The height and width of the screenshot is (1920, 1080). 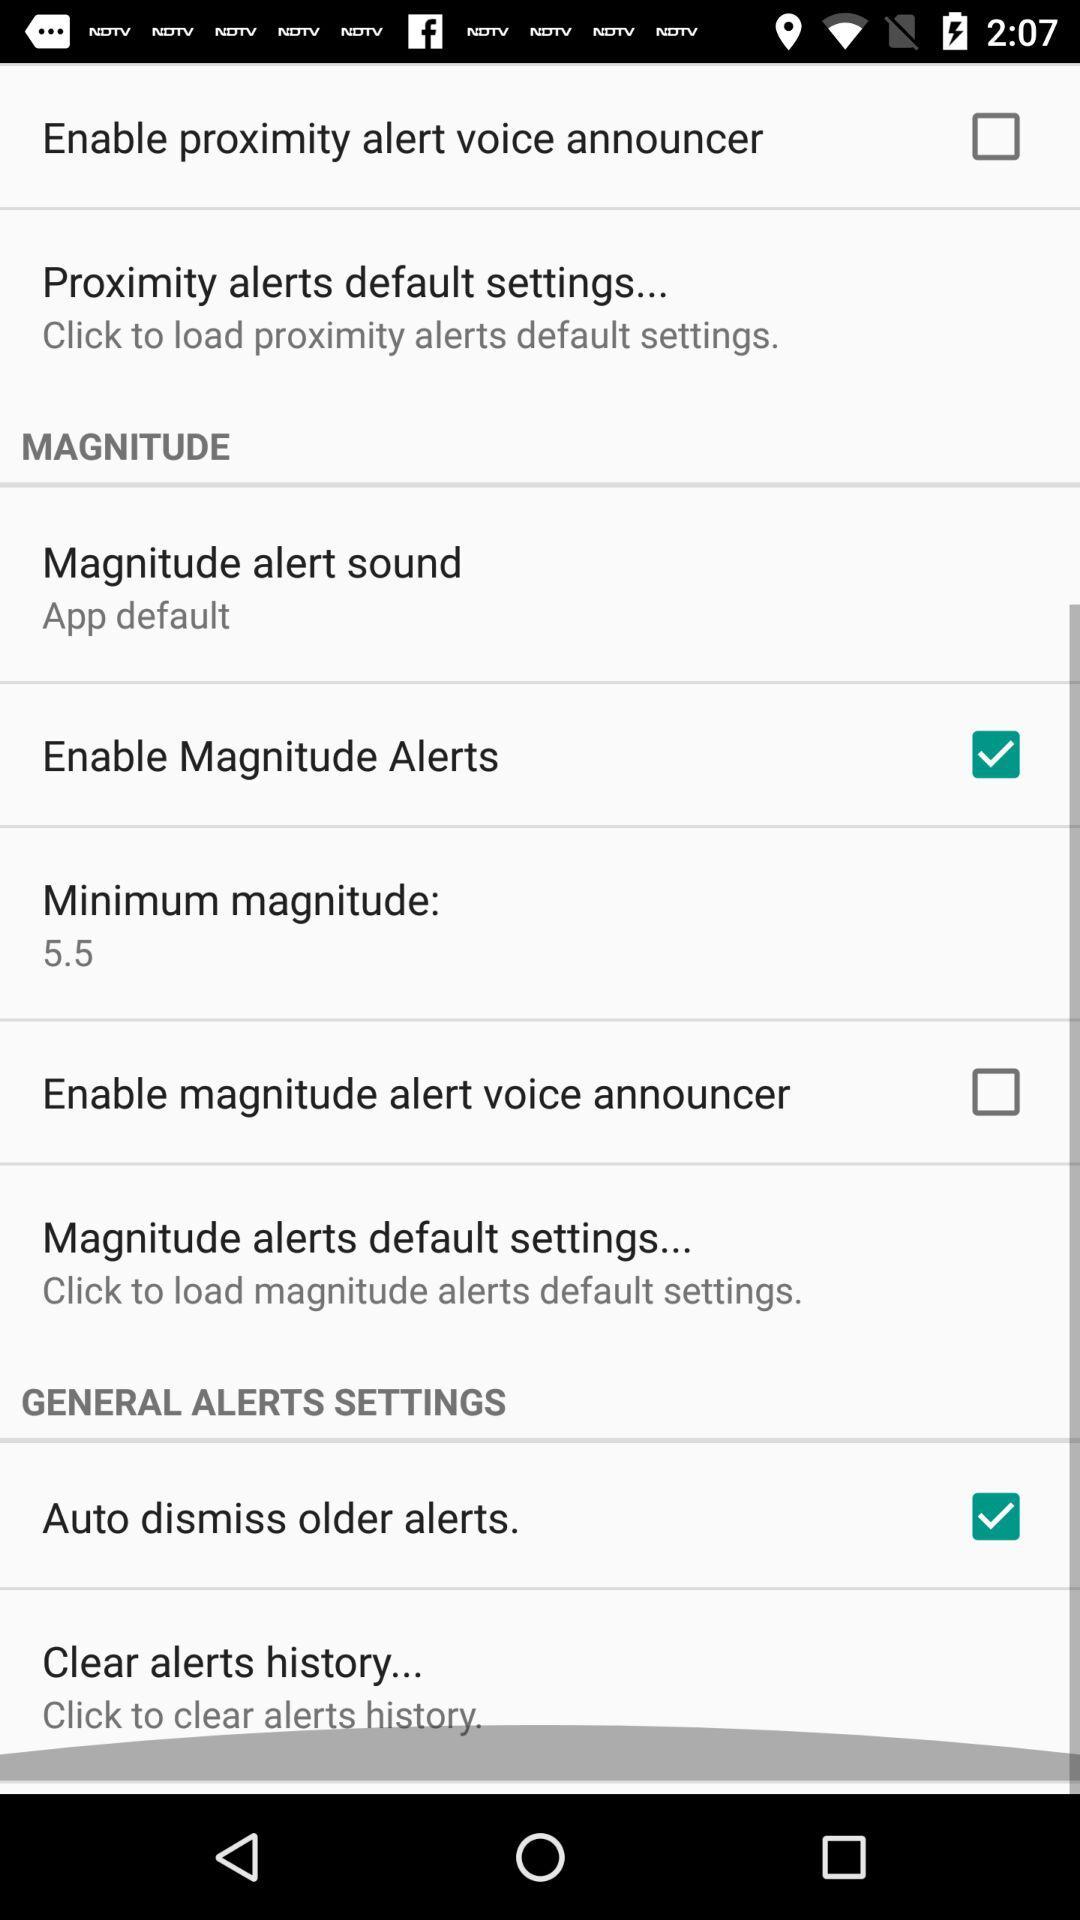 I want to click on app below the minimum magnitude: item, so click(x=66, y=965).